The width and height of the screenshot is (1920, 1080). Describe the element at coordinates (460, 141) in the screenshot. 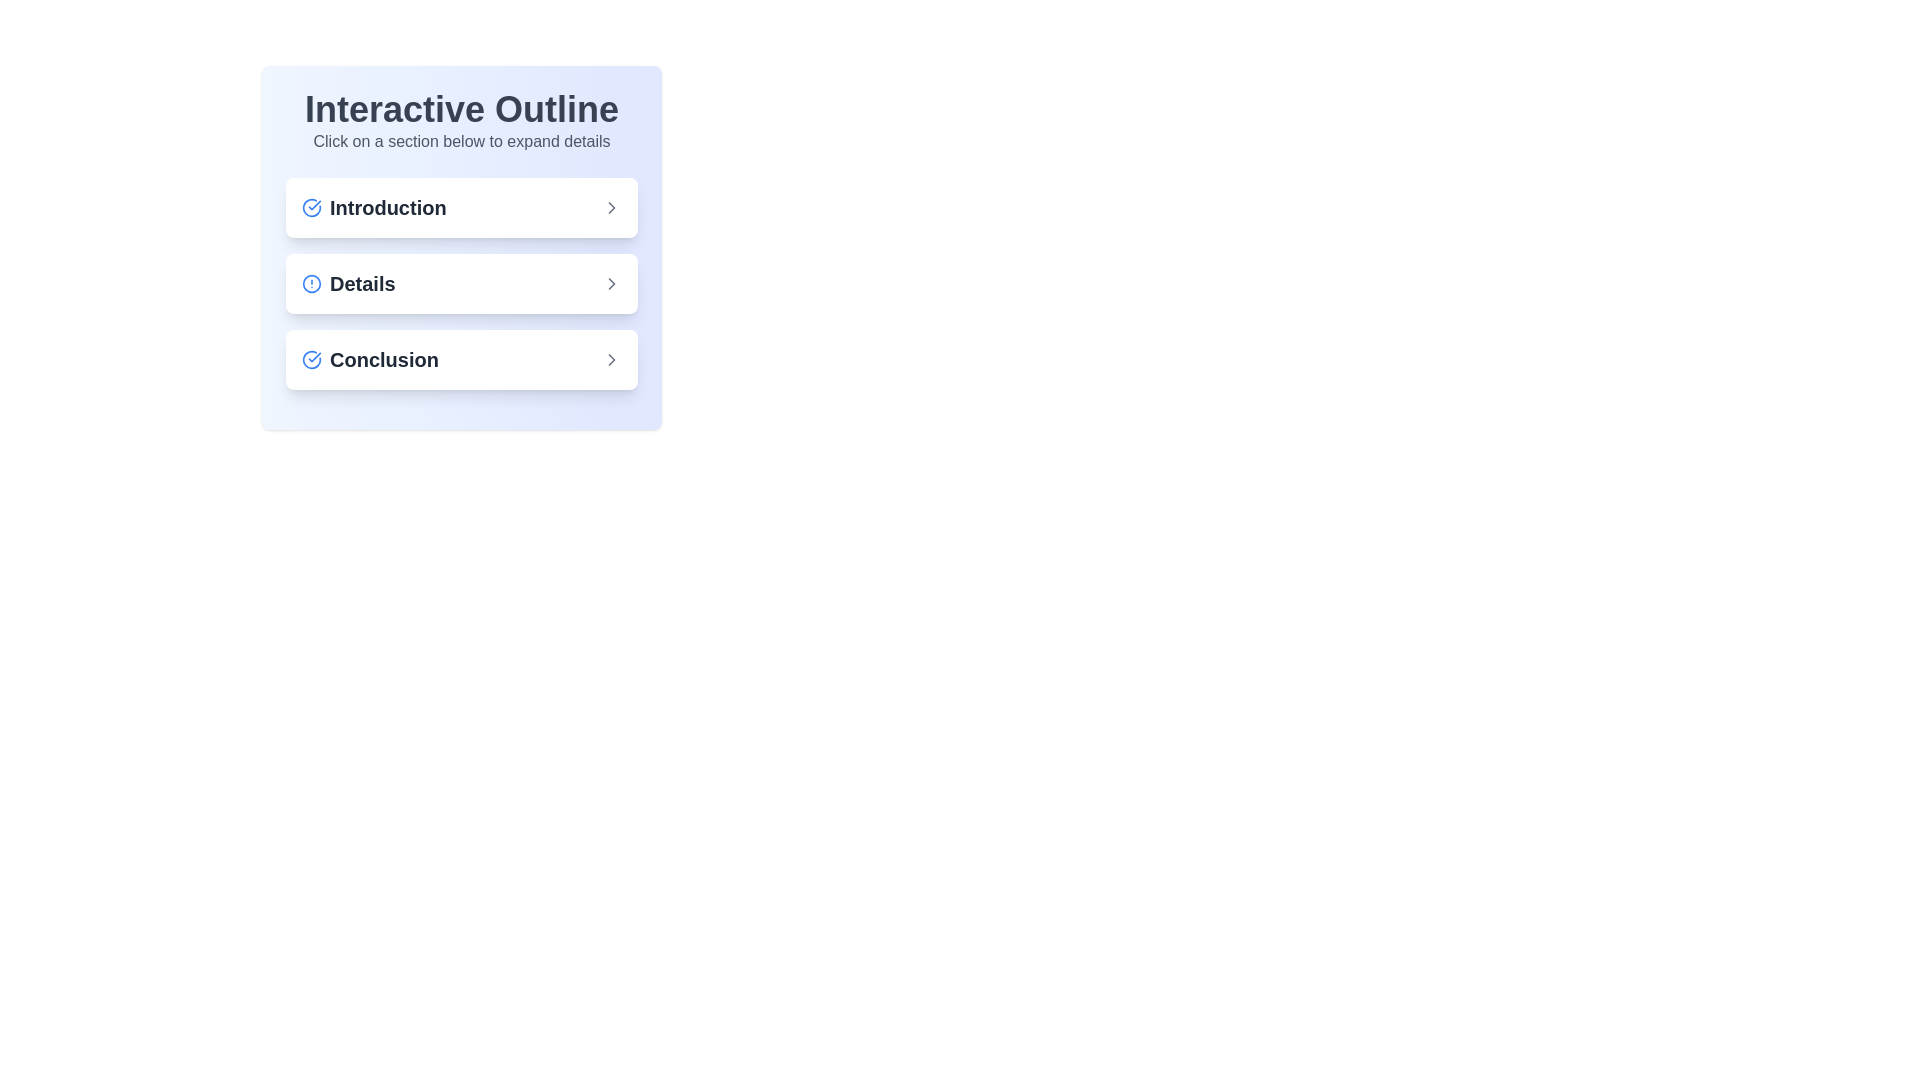

I see `instruction text label located below the header 'Interactive Outline' and above the sections 'Introduction', 'Details', and 'Conclusion'` at that location.